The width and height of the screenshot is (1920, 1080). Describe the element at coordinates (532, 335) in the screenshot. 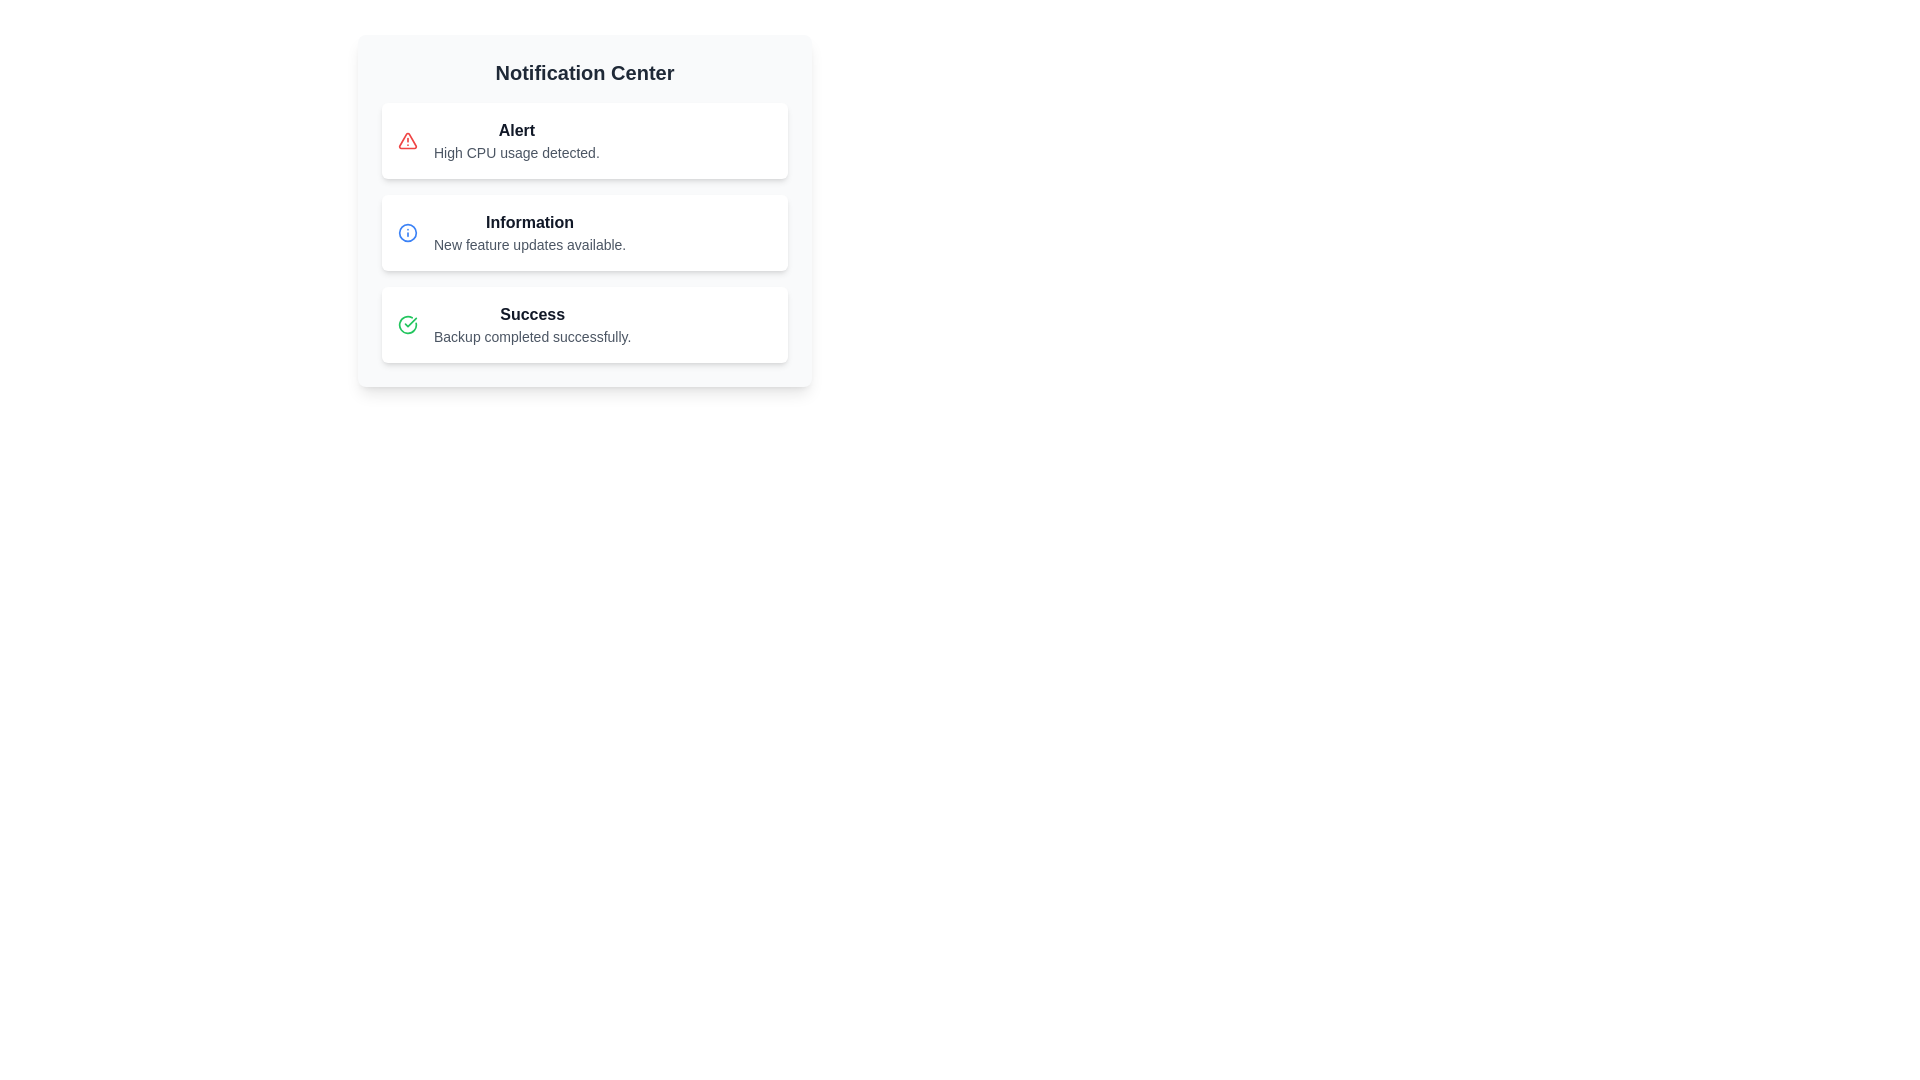

I see `the static text that indicates the successful completion of a backup operation, located below the 'Success' header in the Notification Center interface` at that location.